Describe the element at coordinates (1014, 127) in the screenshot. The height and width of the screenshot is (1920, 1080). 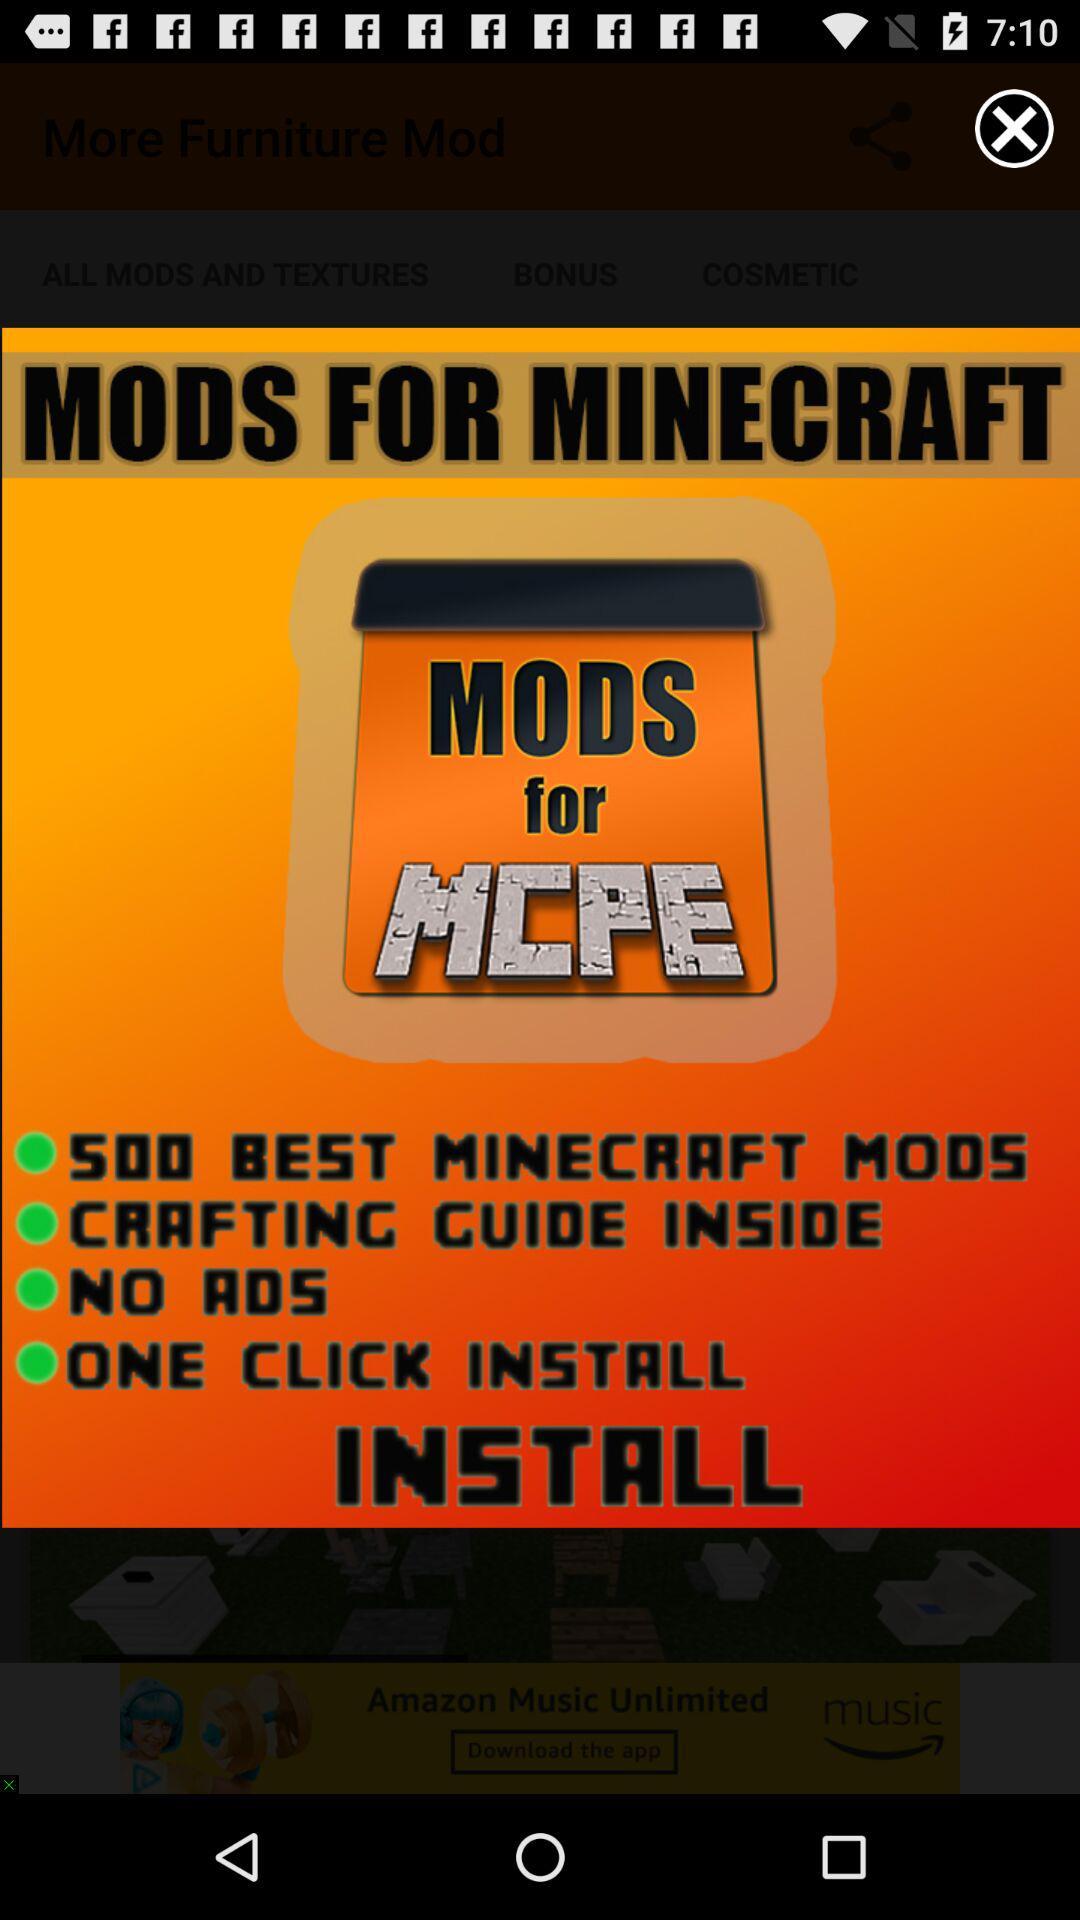
I see `icon at the top right corner` at that location.